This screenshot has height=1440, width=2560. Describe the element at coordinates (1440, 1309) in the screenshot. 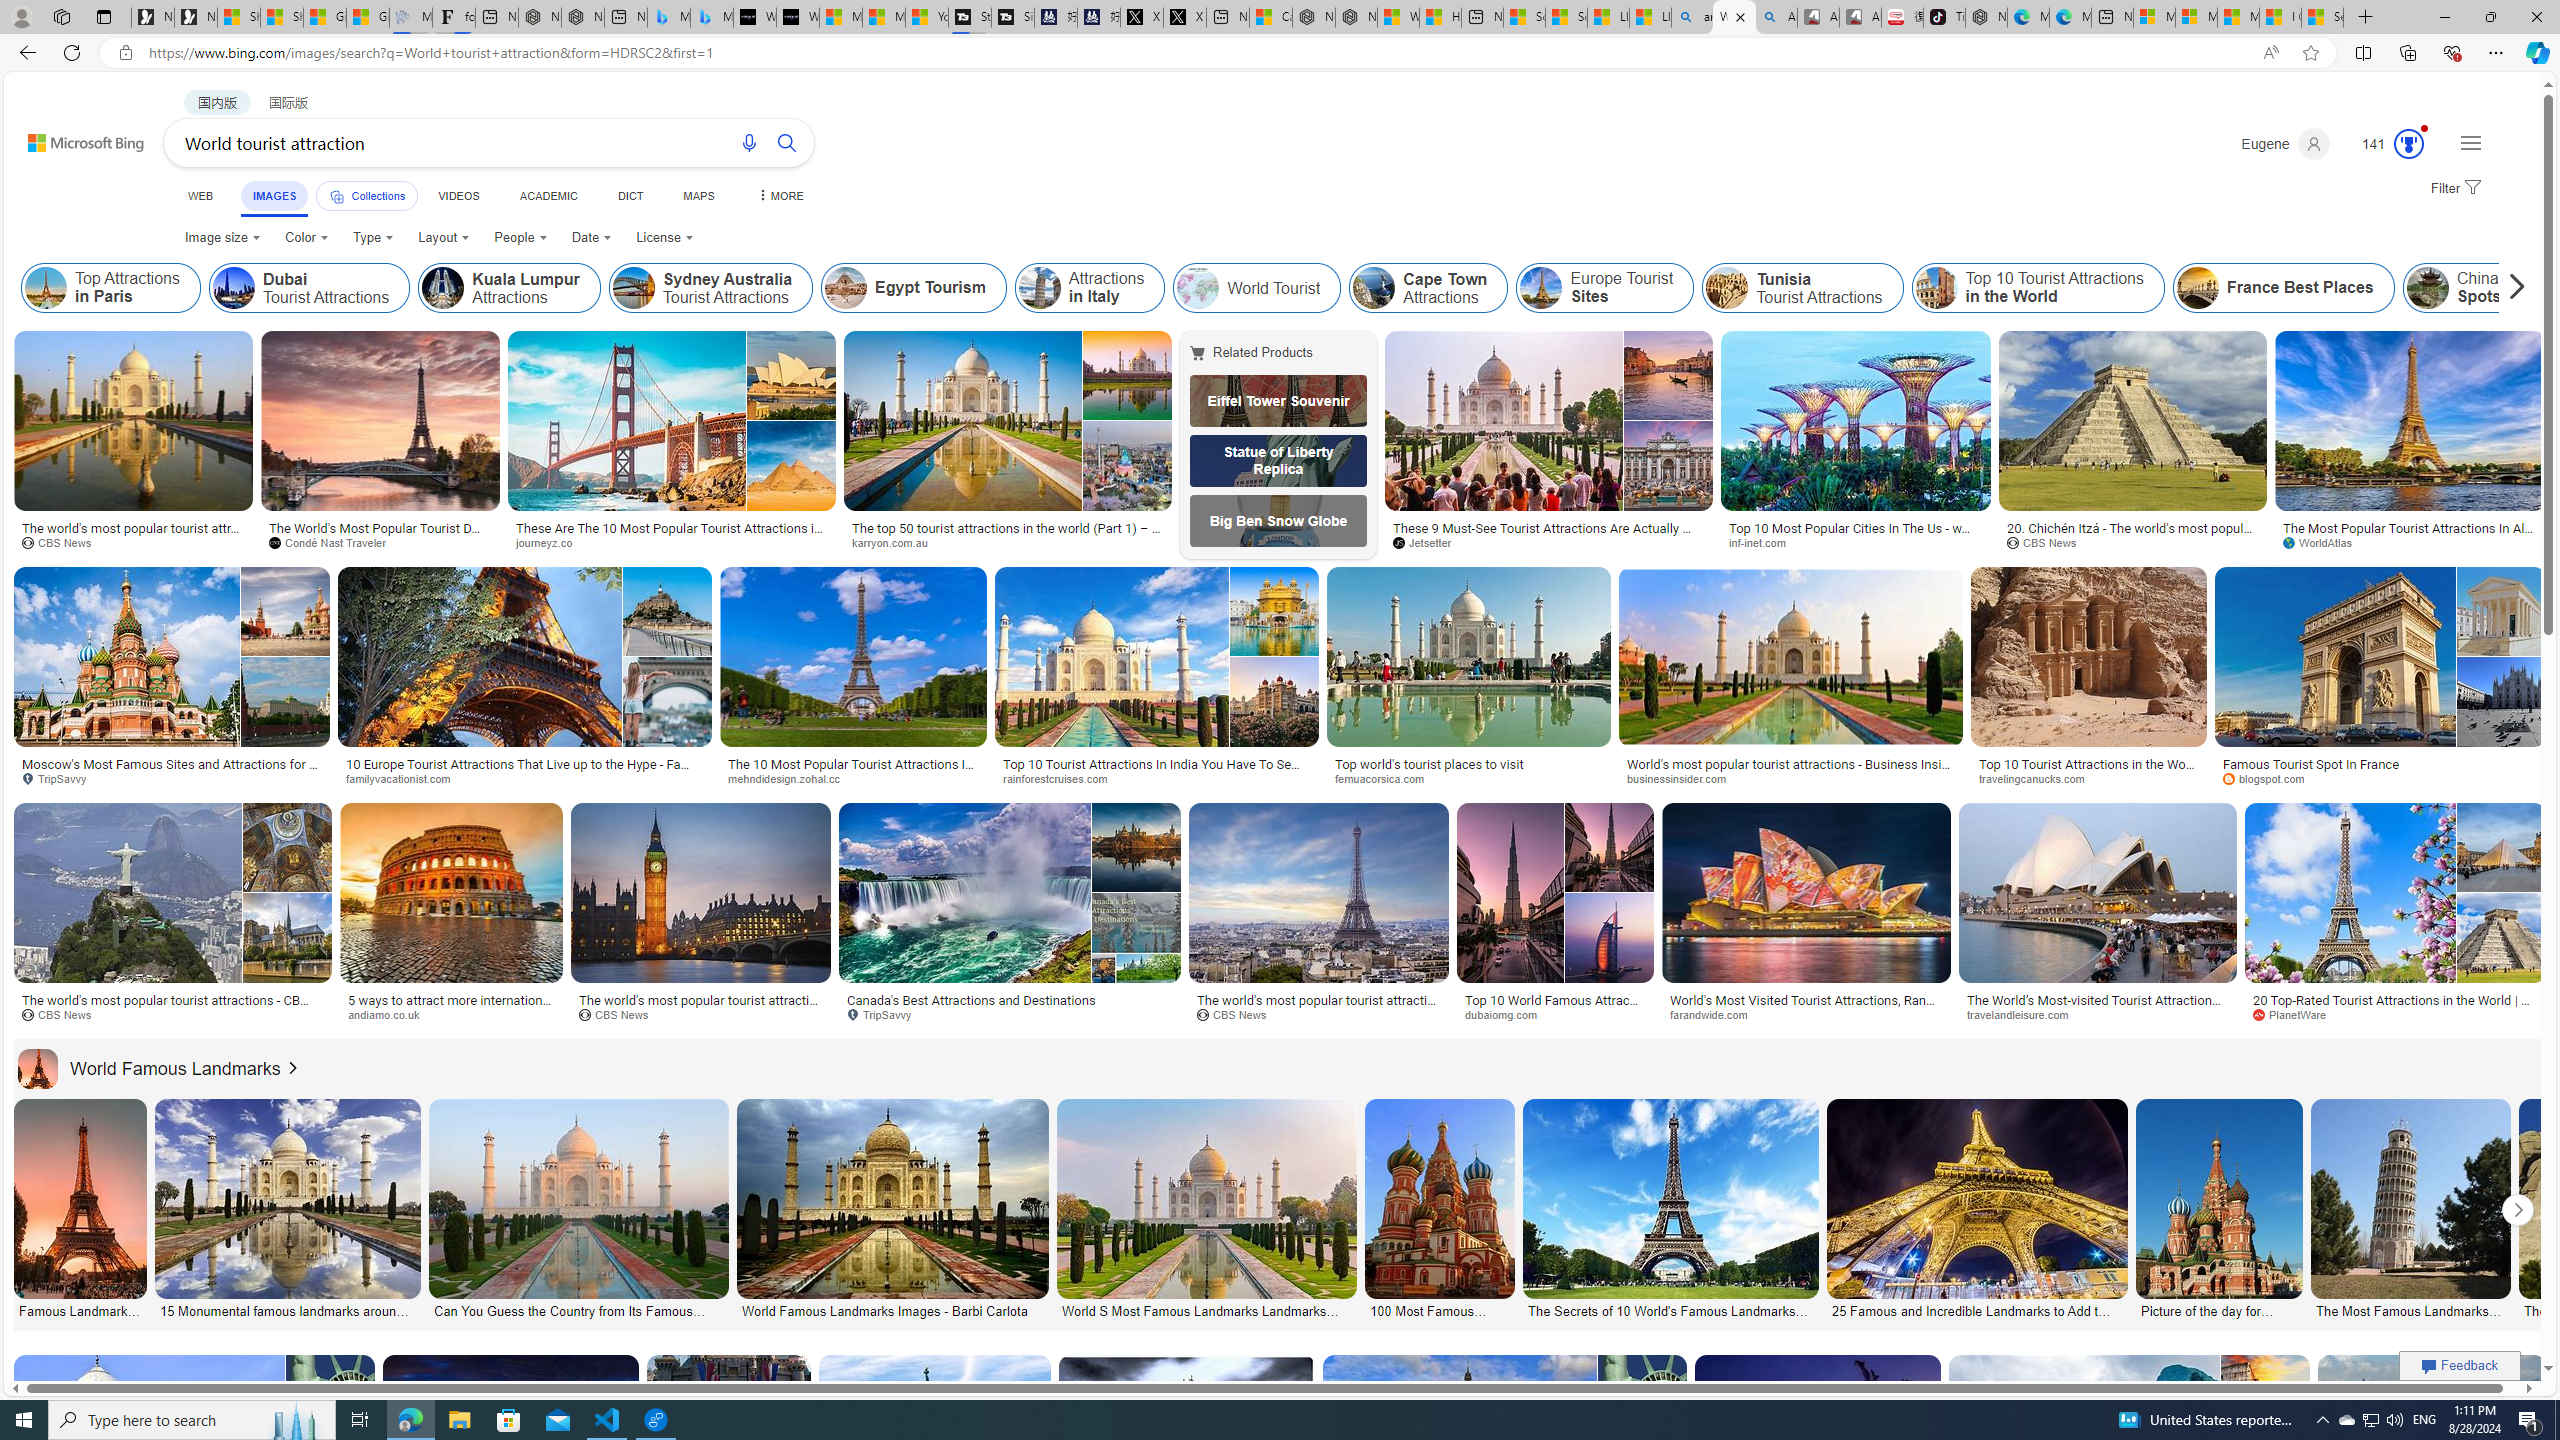

I see `'100 Most Famous Landmarks Around the World | RAX BOOK'` at that location.